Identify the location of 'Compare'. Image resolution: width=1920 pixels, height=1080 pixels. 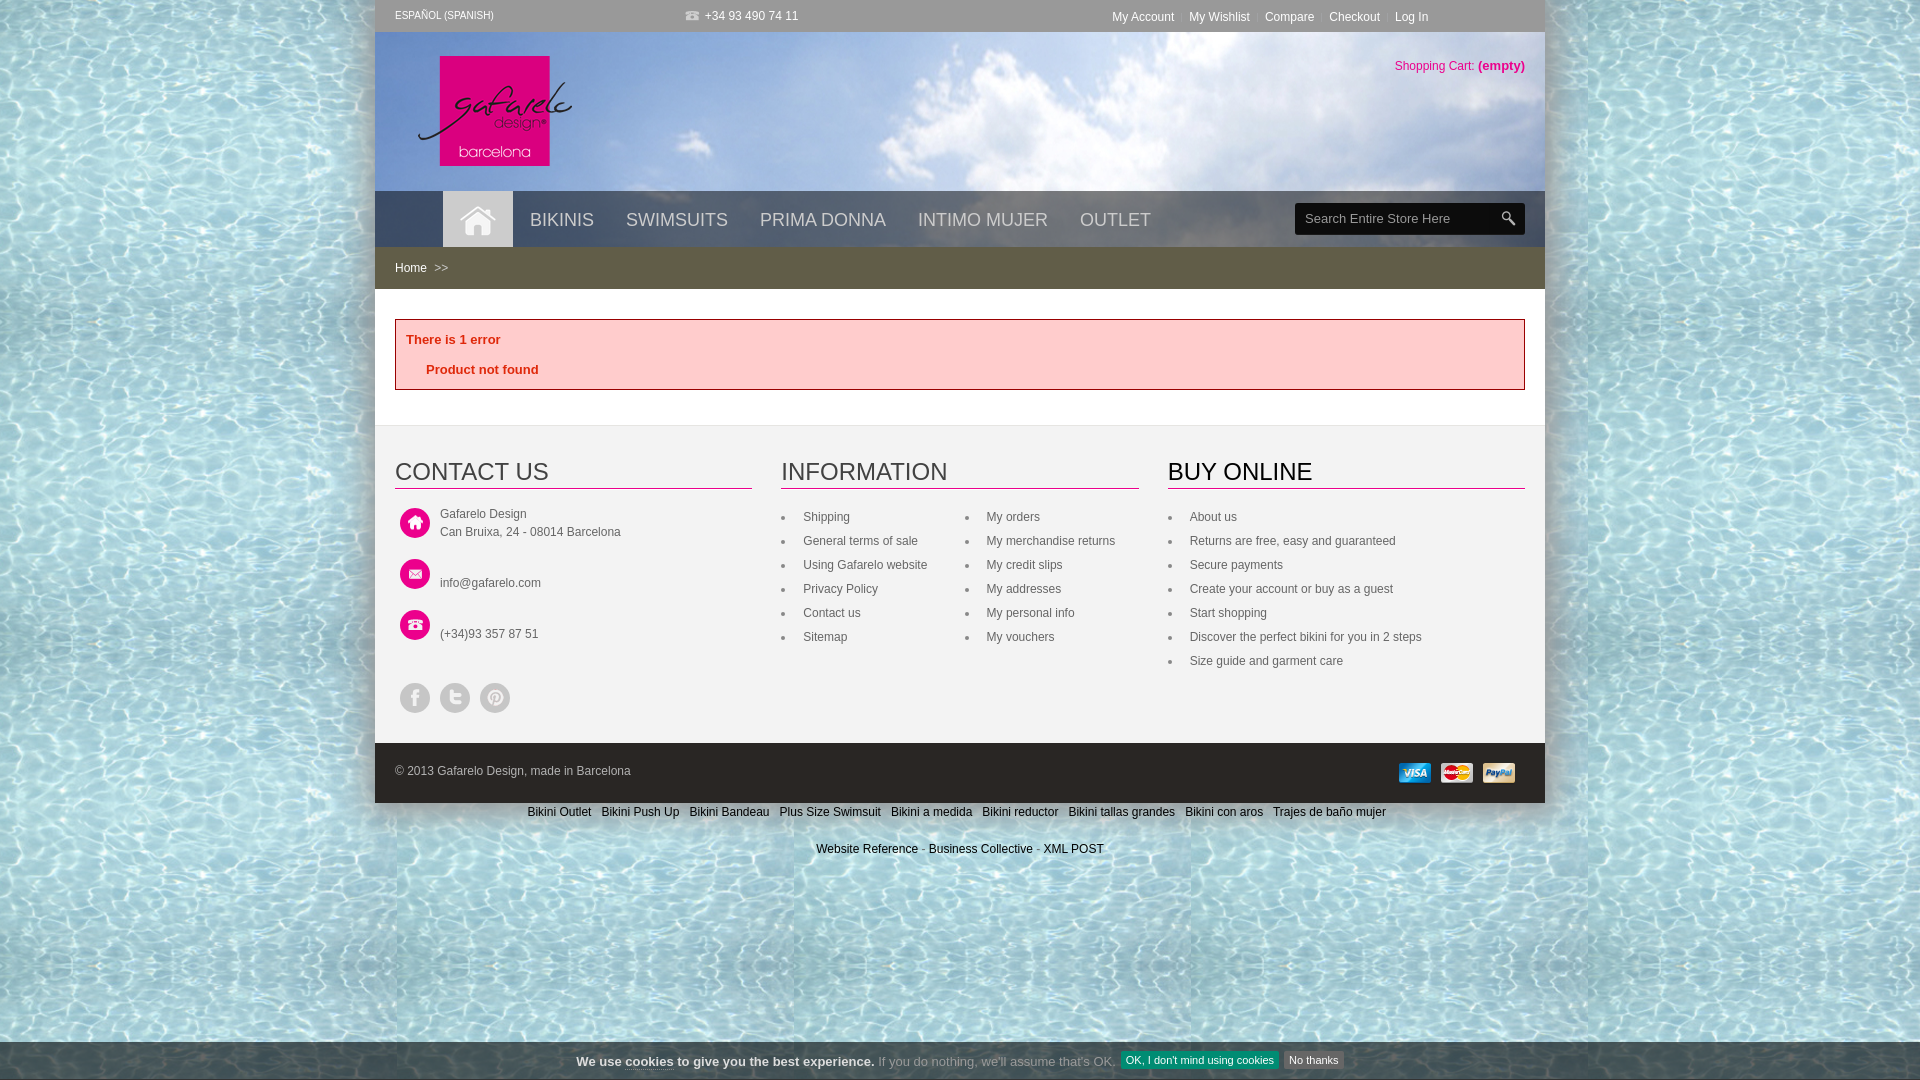
(1289, 16).